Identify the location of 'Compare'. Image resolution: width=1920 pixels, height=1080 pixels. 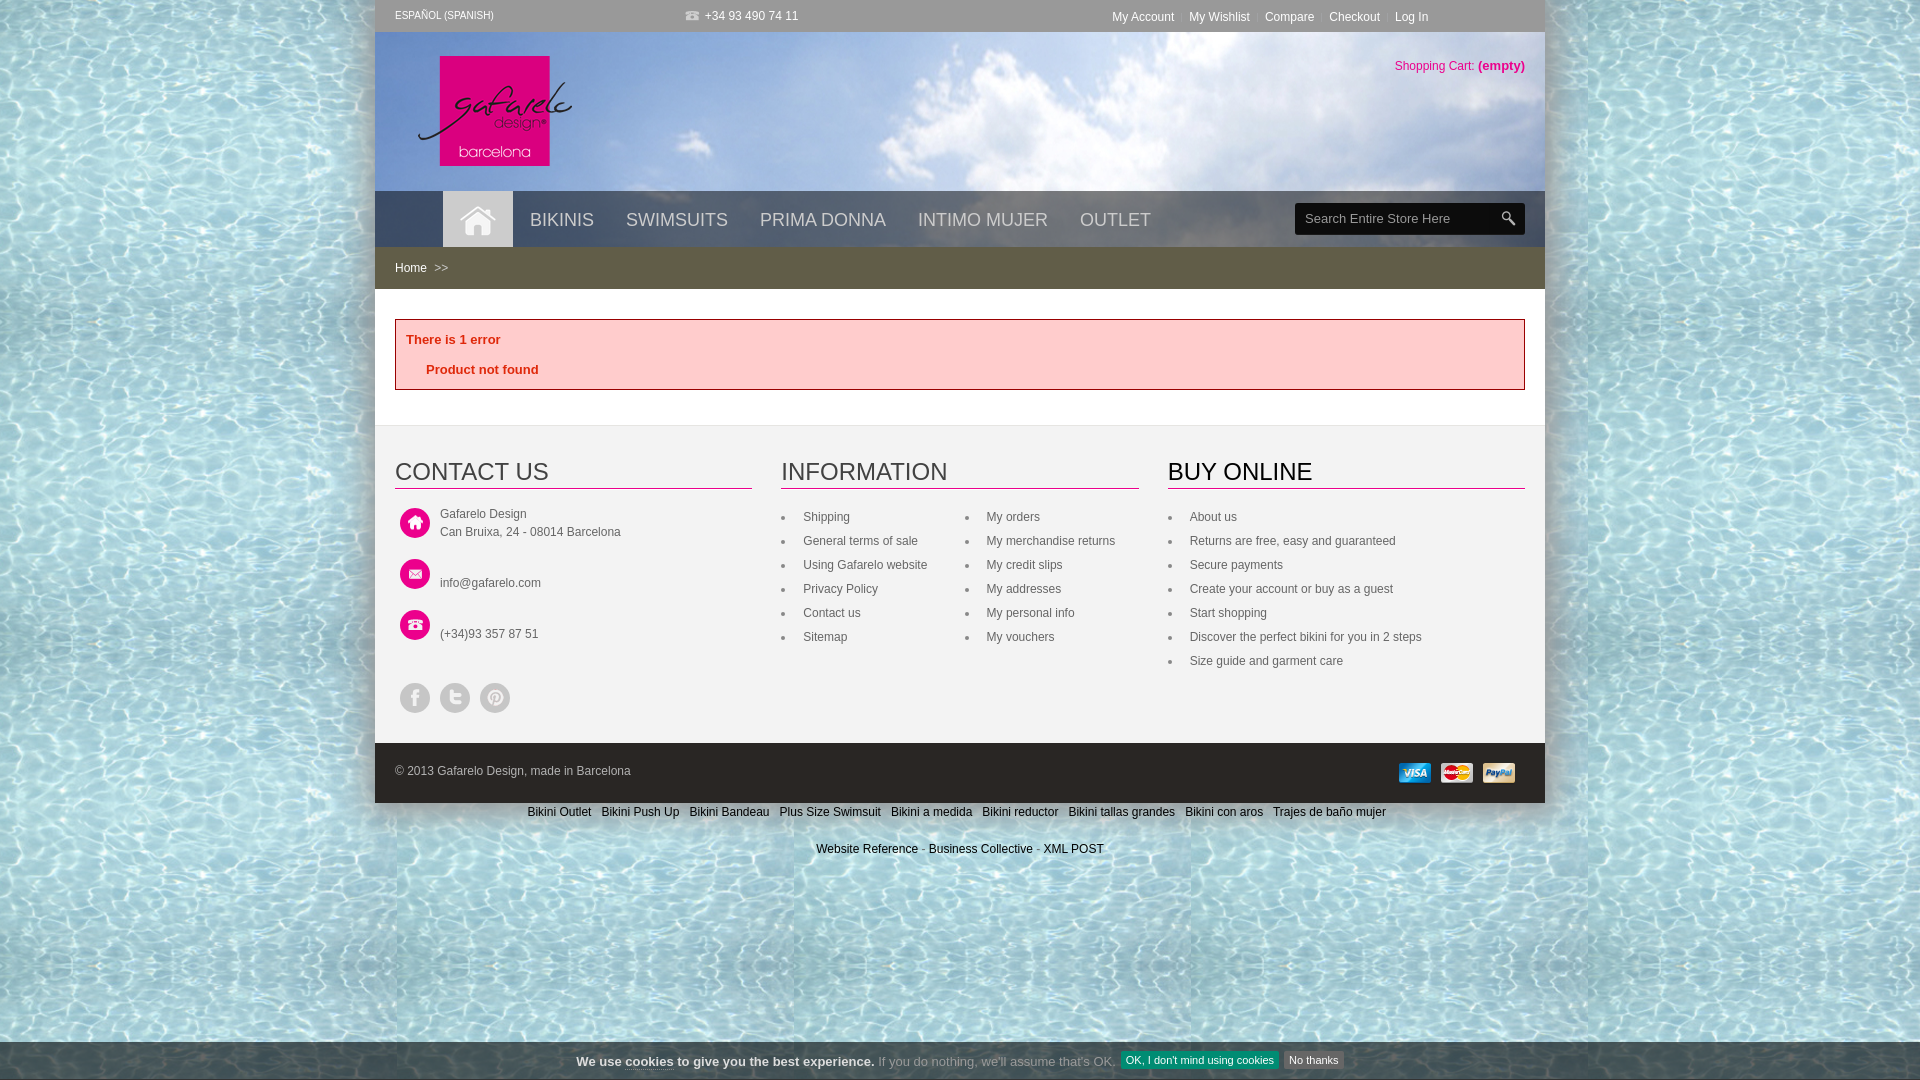
(1289, 16).